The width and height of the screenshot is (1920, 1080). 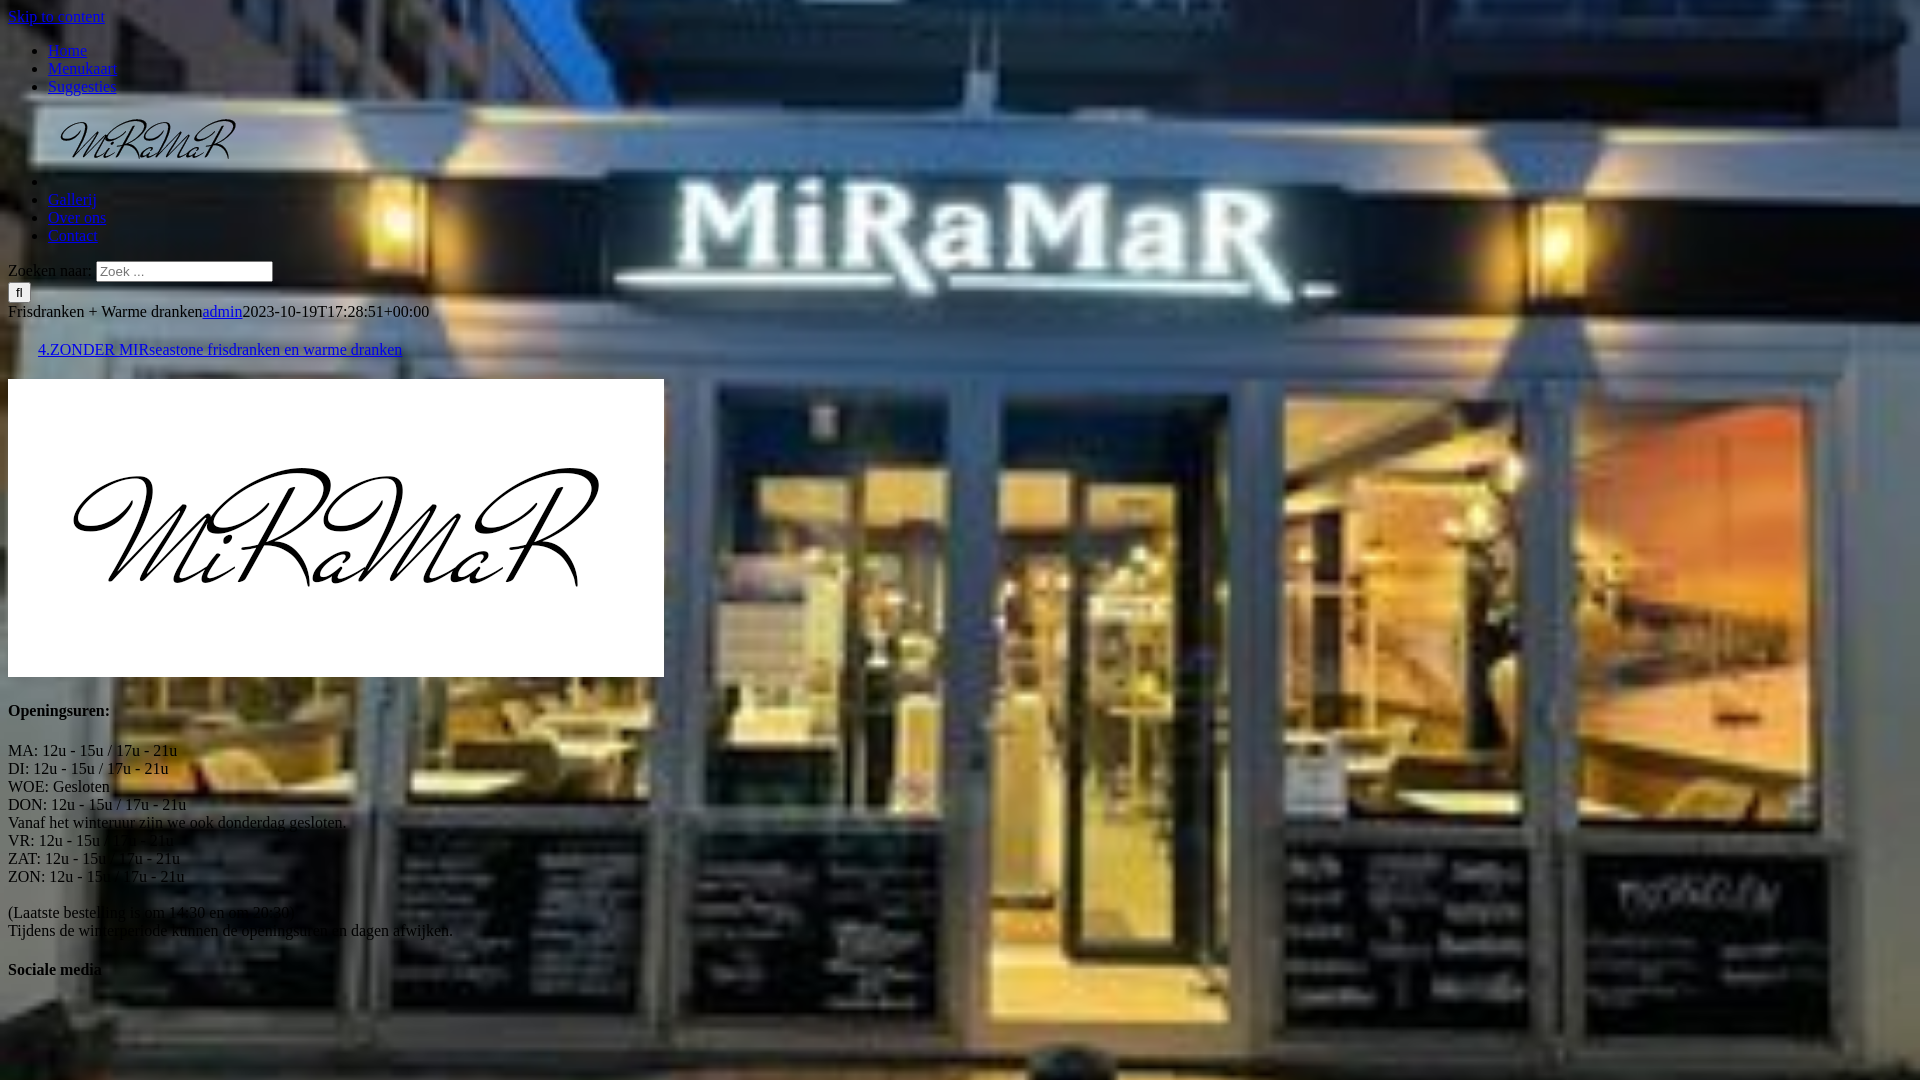 What do you see at coordinates (80, 85) in the screenshot?
I see `'Suggesties'` at bounding box center [80, 85].